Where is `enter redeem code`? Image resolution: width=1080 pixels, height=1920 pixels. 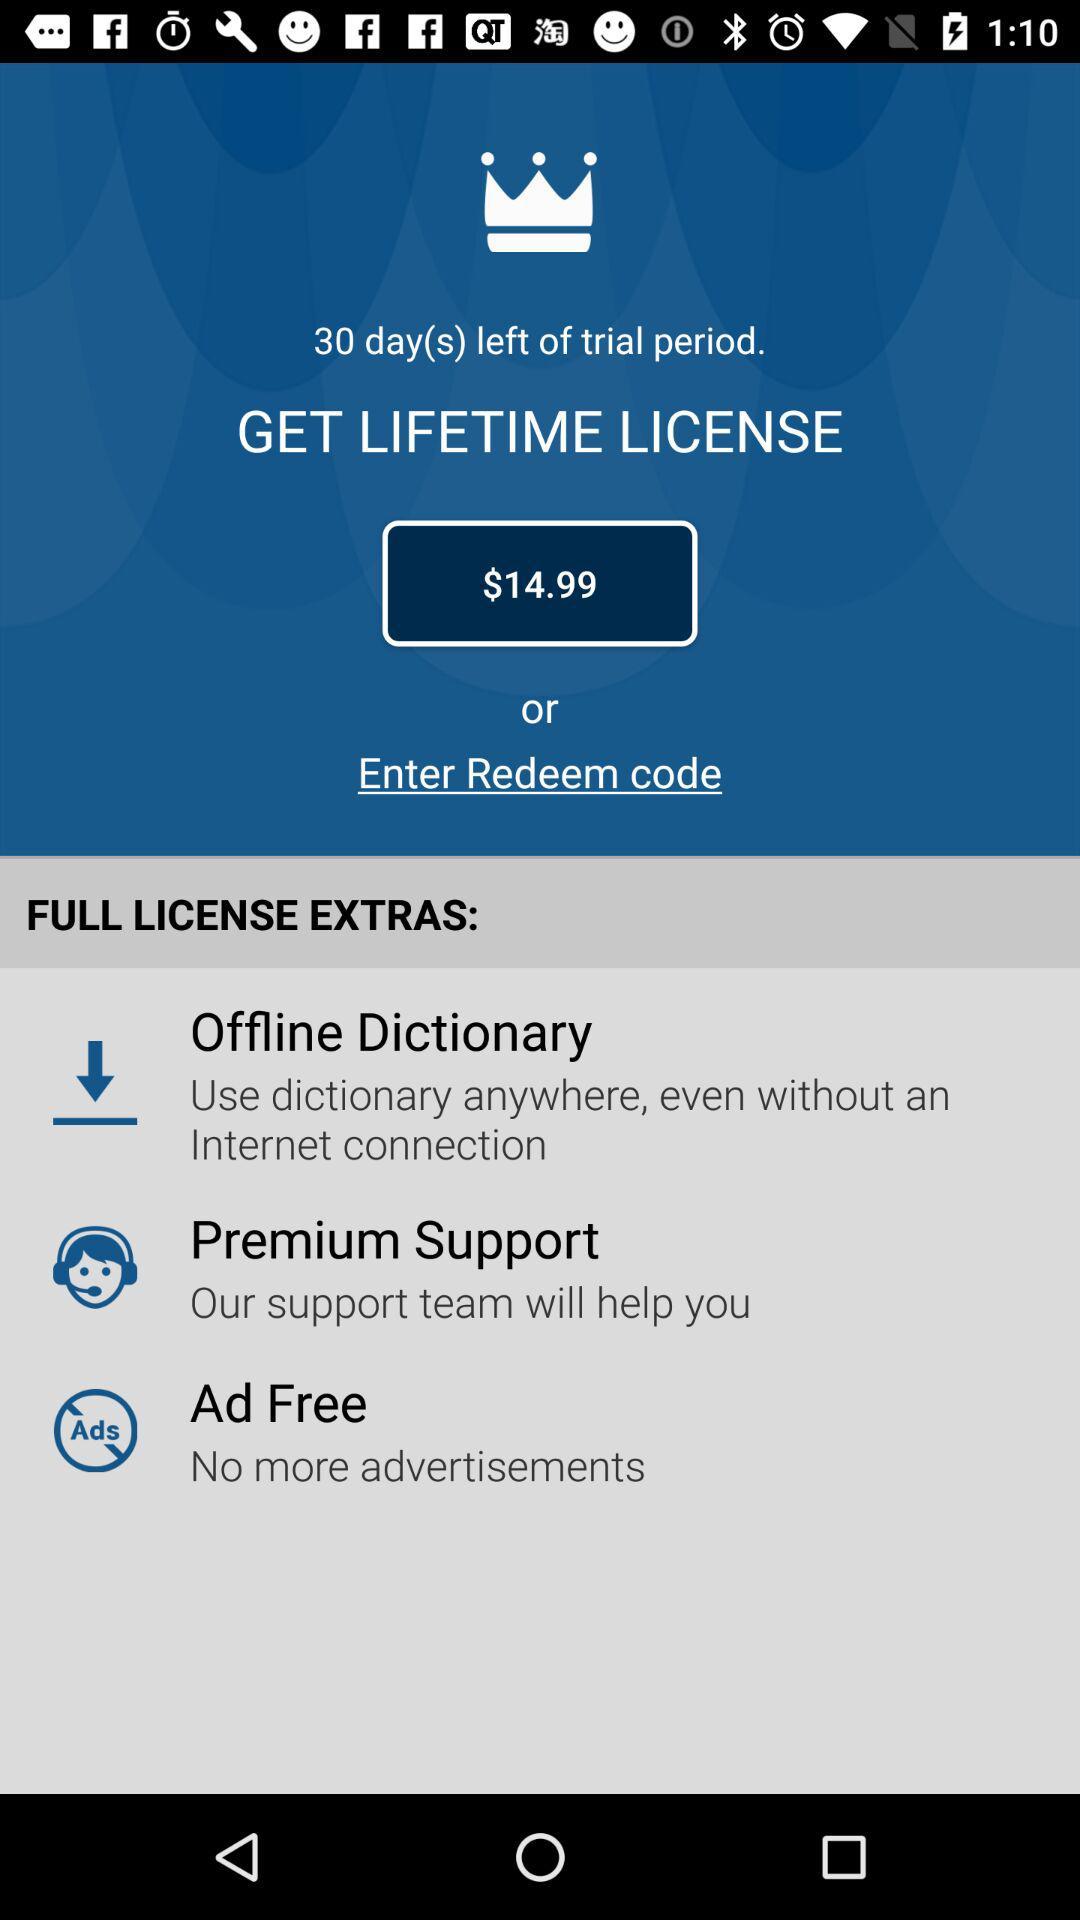
enter redeem code is located at coordinates (540, 770).